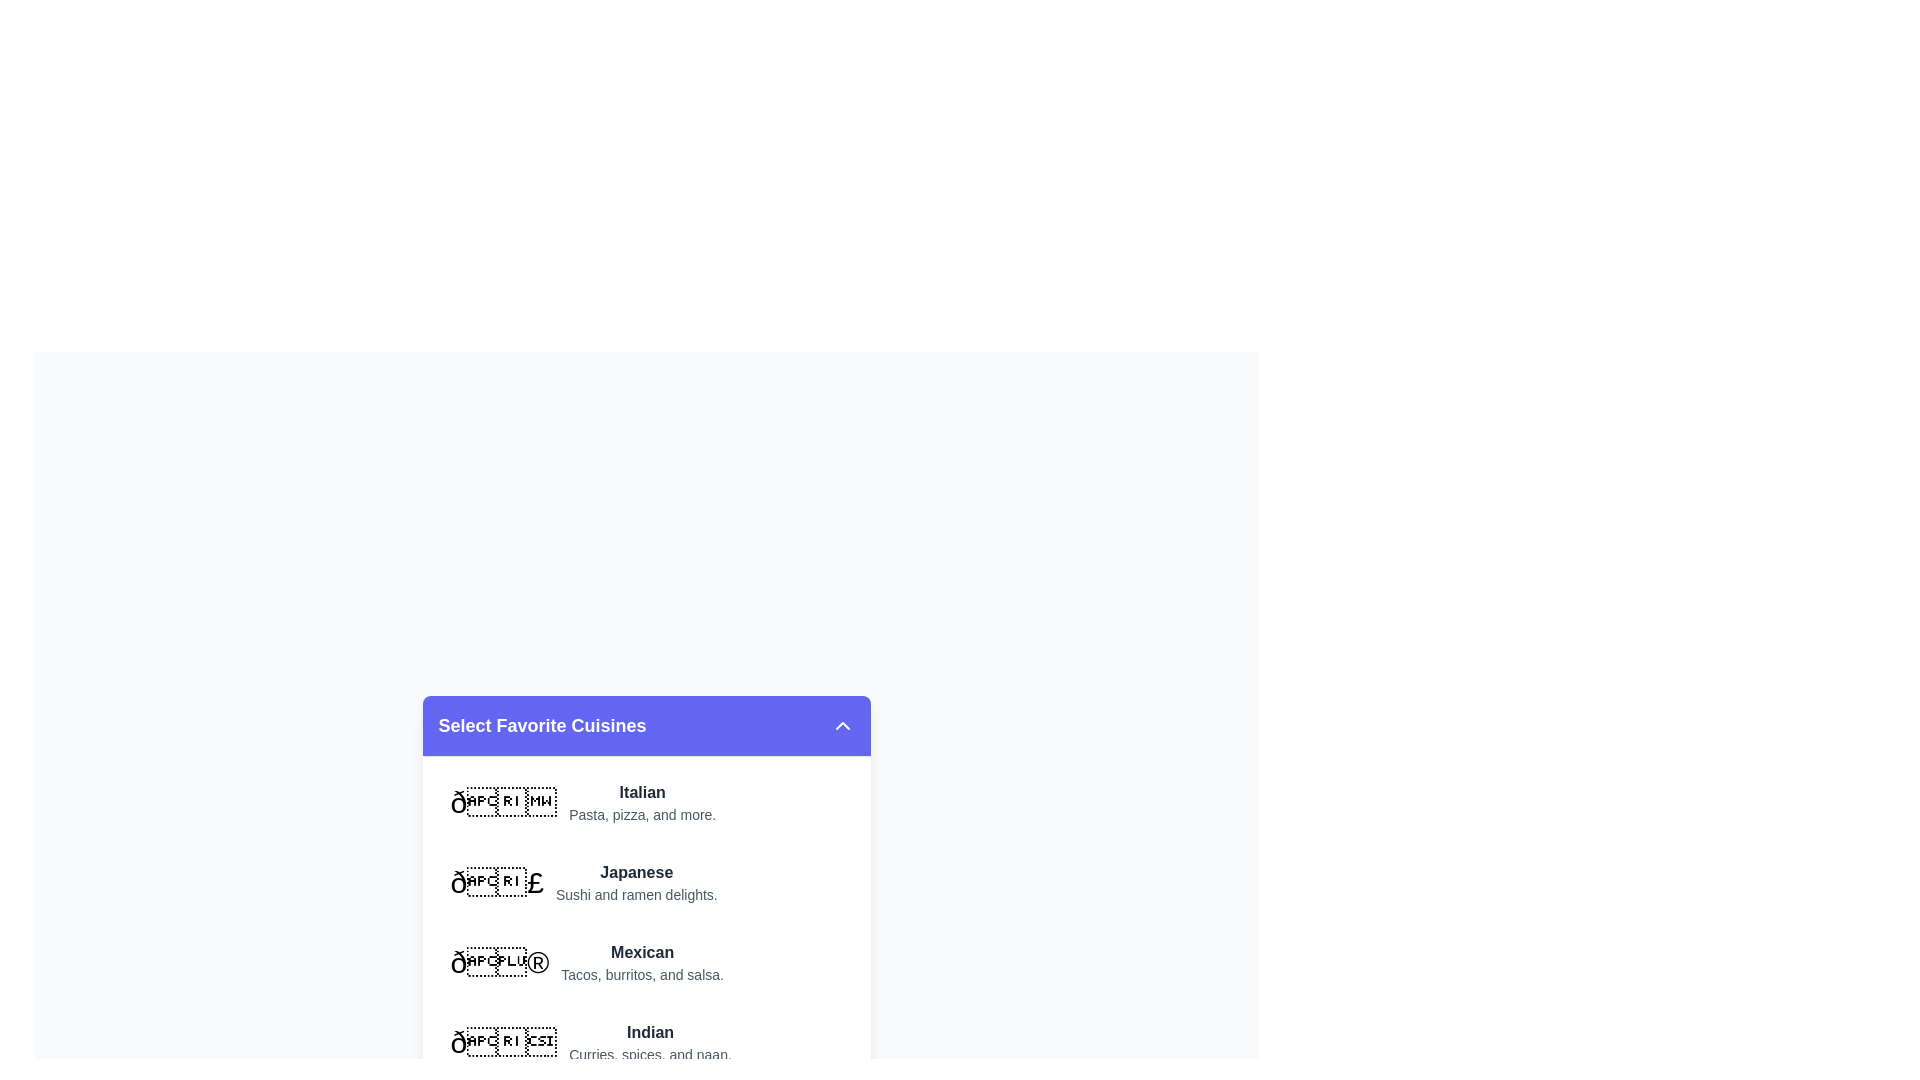 The width and height of the screenshot is (1920, 1080). What do you see at coordinates (497, 881) in the screenshot?
I see `the decorative icon representing the Japanese cuisine entry, located to the left of the text 'Japanese Sushi and ramen delights'` at bounding box center [497, 881].